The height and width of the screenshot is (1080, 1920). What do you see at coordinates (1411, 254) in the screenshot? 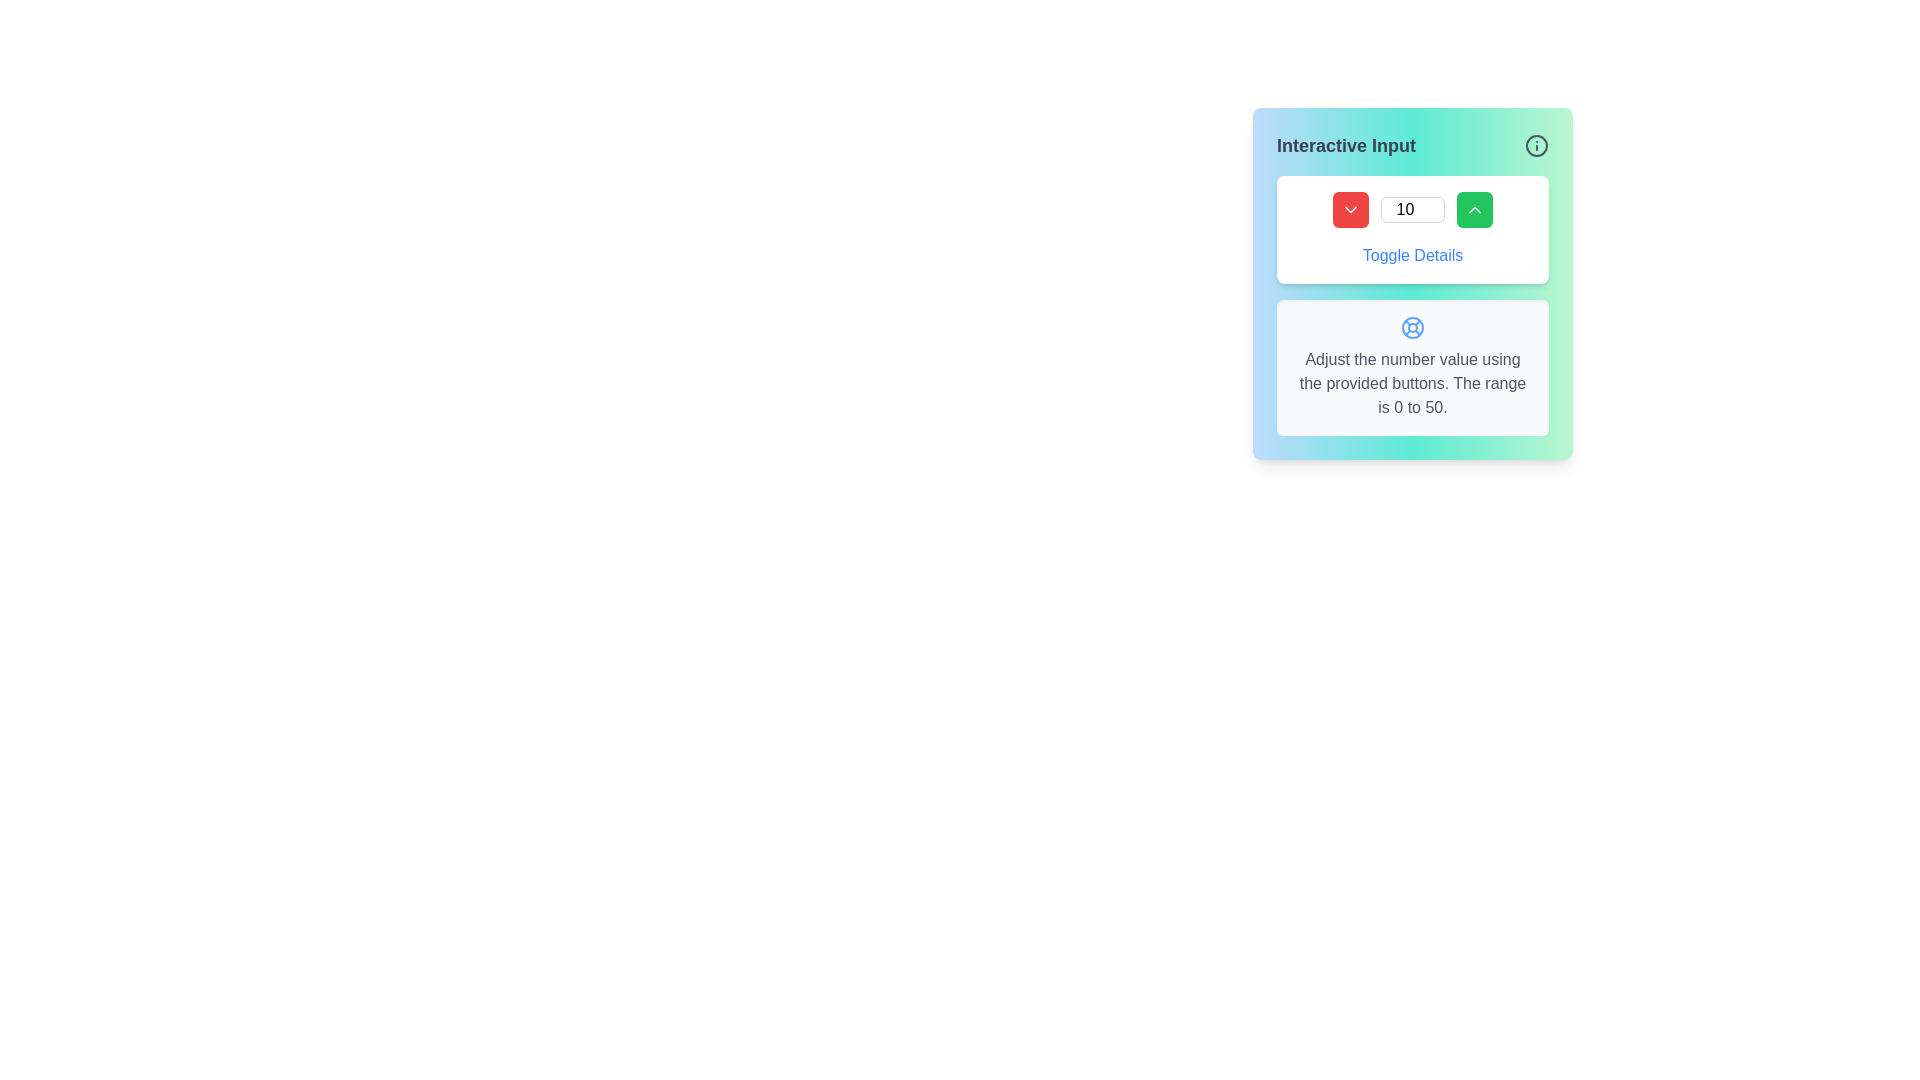
I see `the 'Toggle Details' hyperlink, which is styled in blue and positioned centrally at the bottom of the input section above the explanatory text area` at bounding box center [1411, 254].